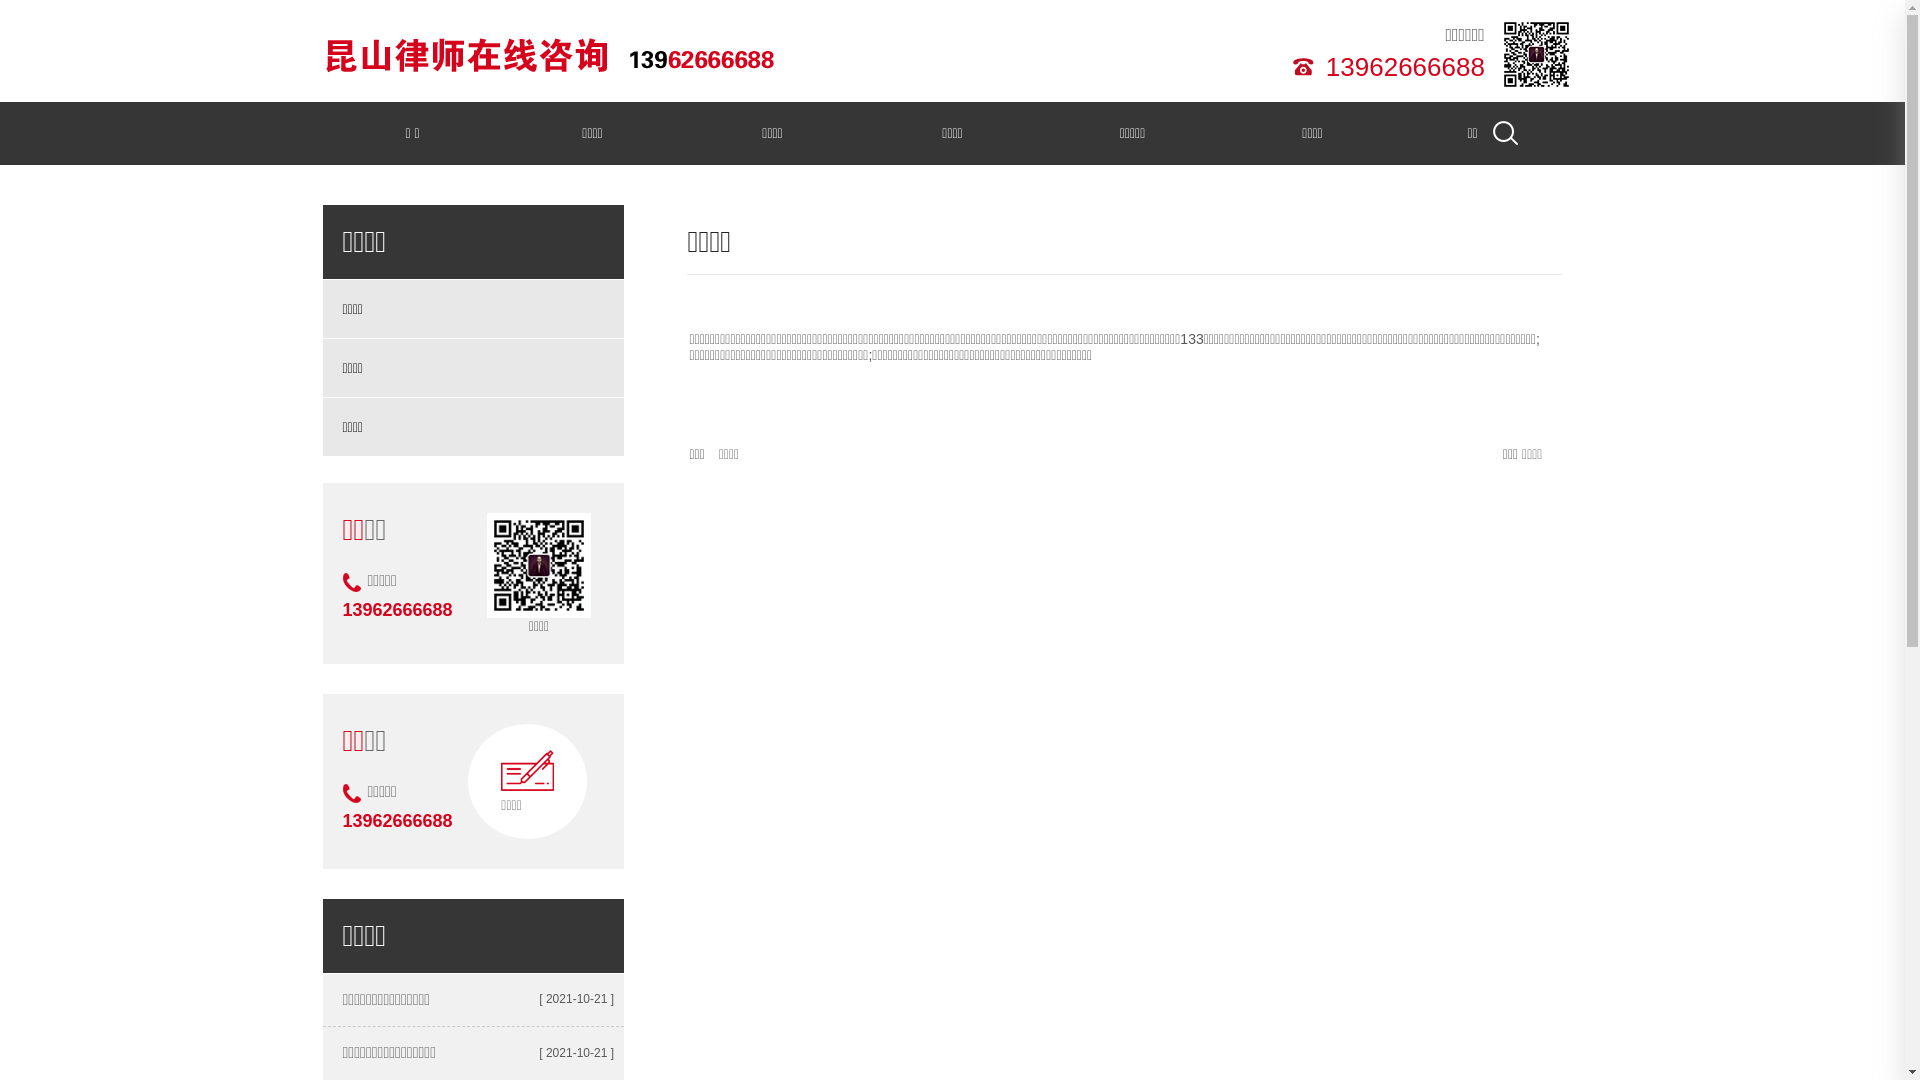 The width and height of the screenshot is (1920, 1080). What do you see at coordinates (1318, 64) in the screenshot?
I see `'13962666688'` at bounding box center [1318, 64].